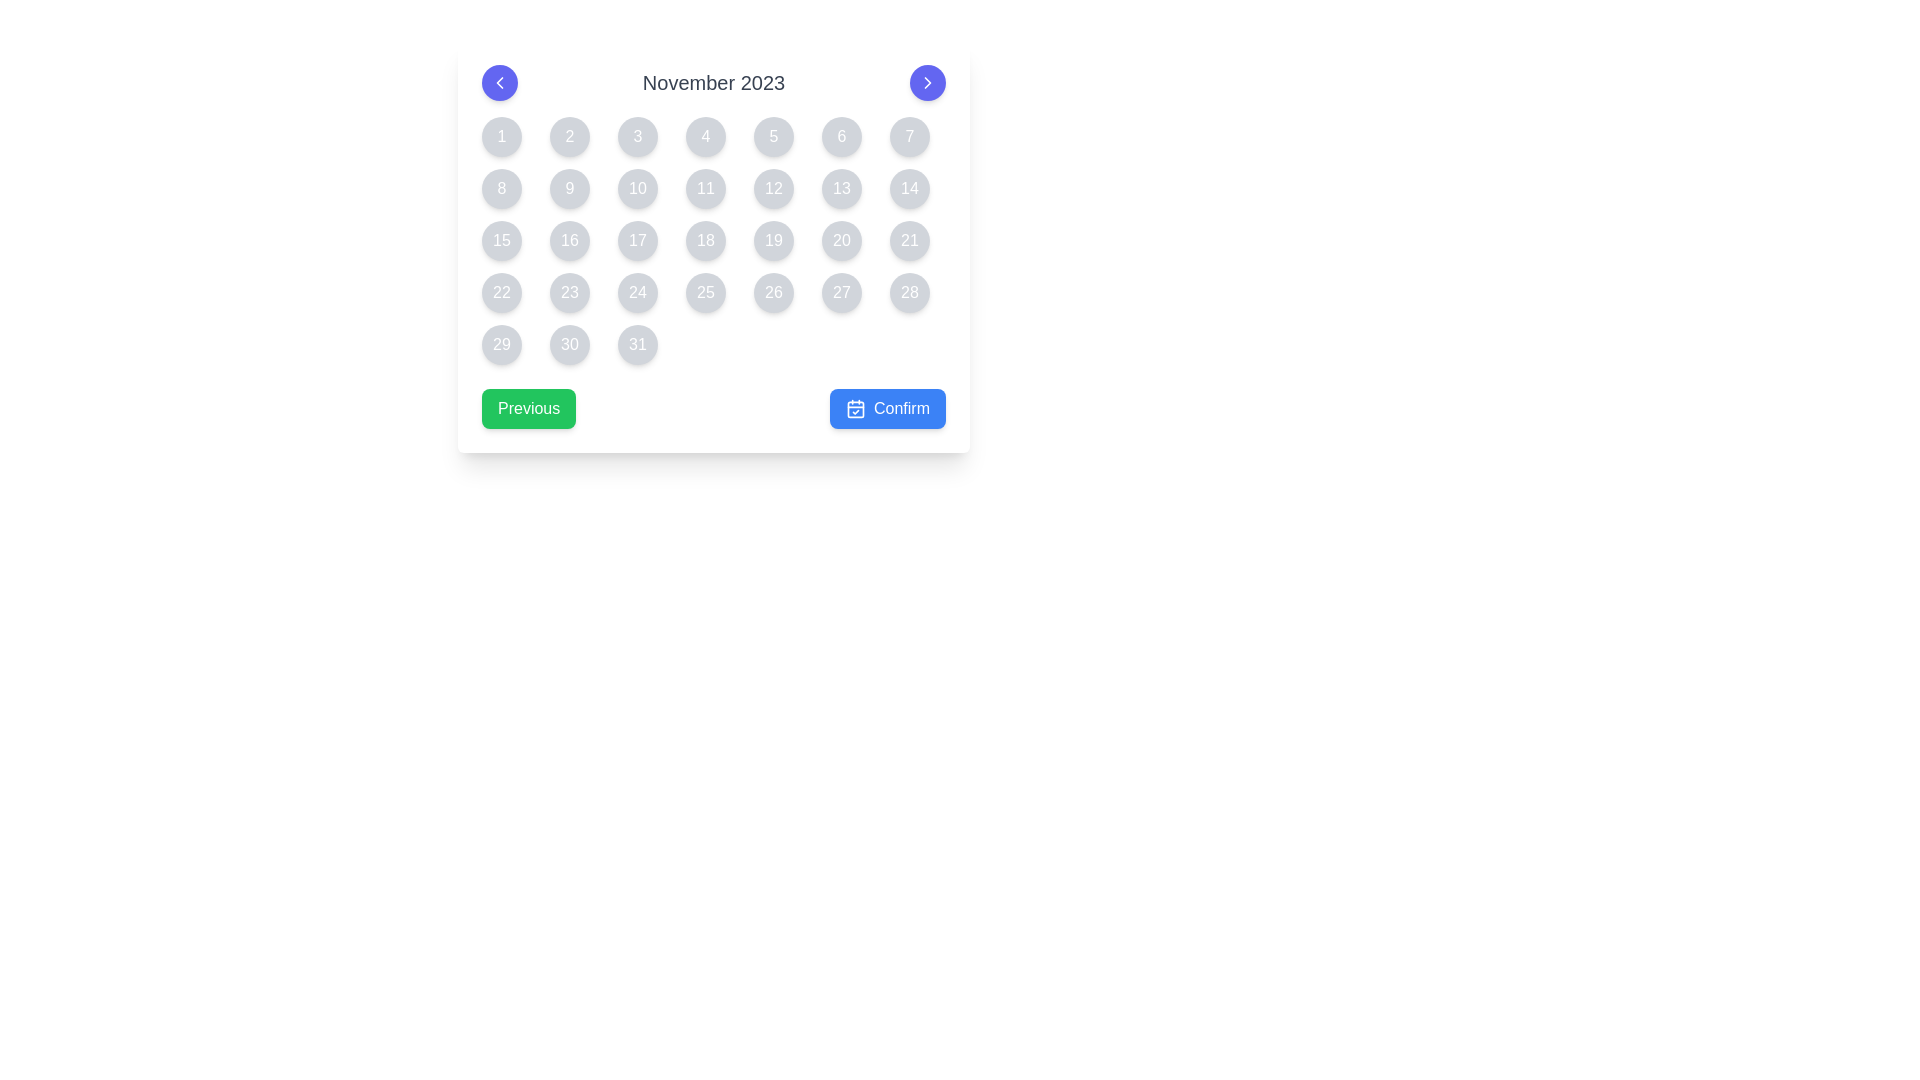 The width and height of the screenshot is (1920, 1080). What do you see at coordinates (855, 407) in the screenshot?
I see `the confirm button icon located in the bottom-right of the calendar interface, adjacent to the 'Confirm' text` at bounding box center [855, 407].